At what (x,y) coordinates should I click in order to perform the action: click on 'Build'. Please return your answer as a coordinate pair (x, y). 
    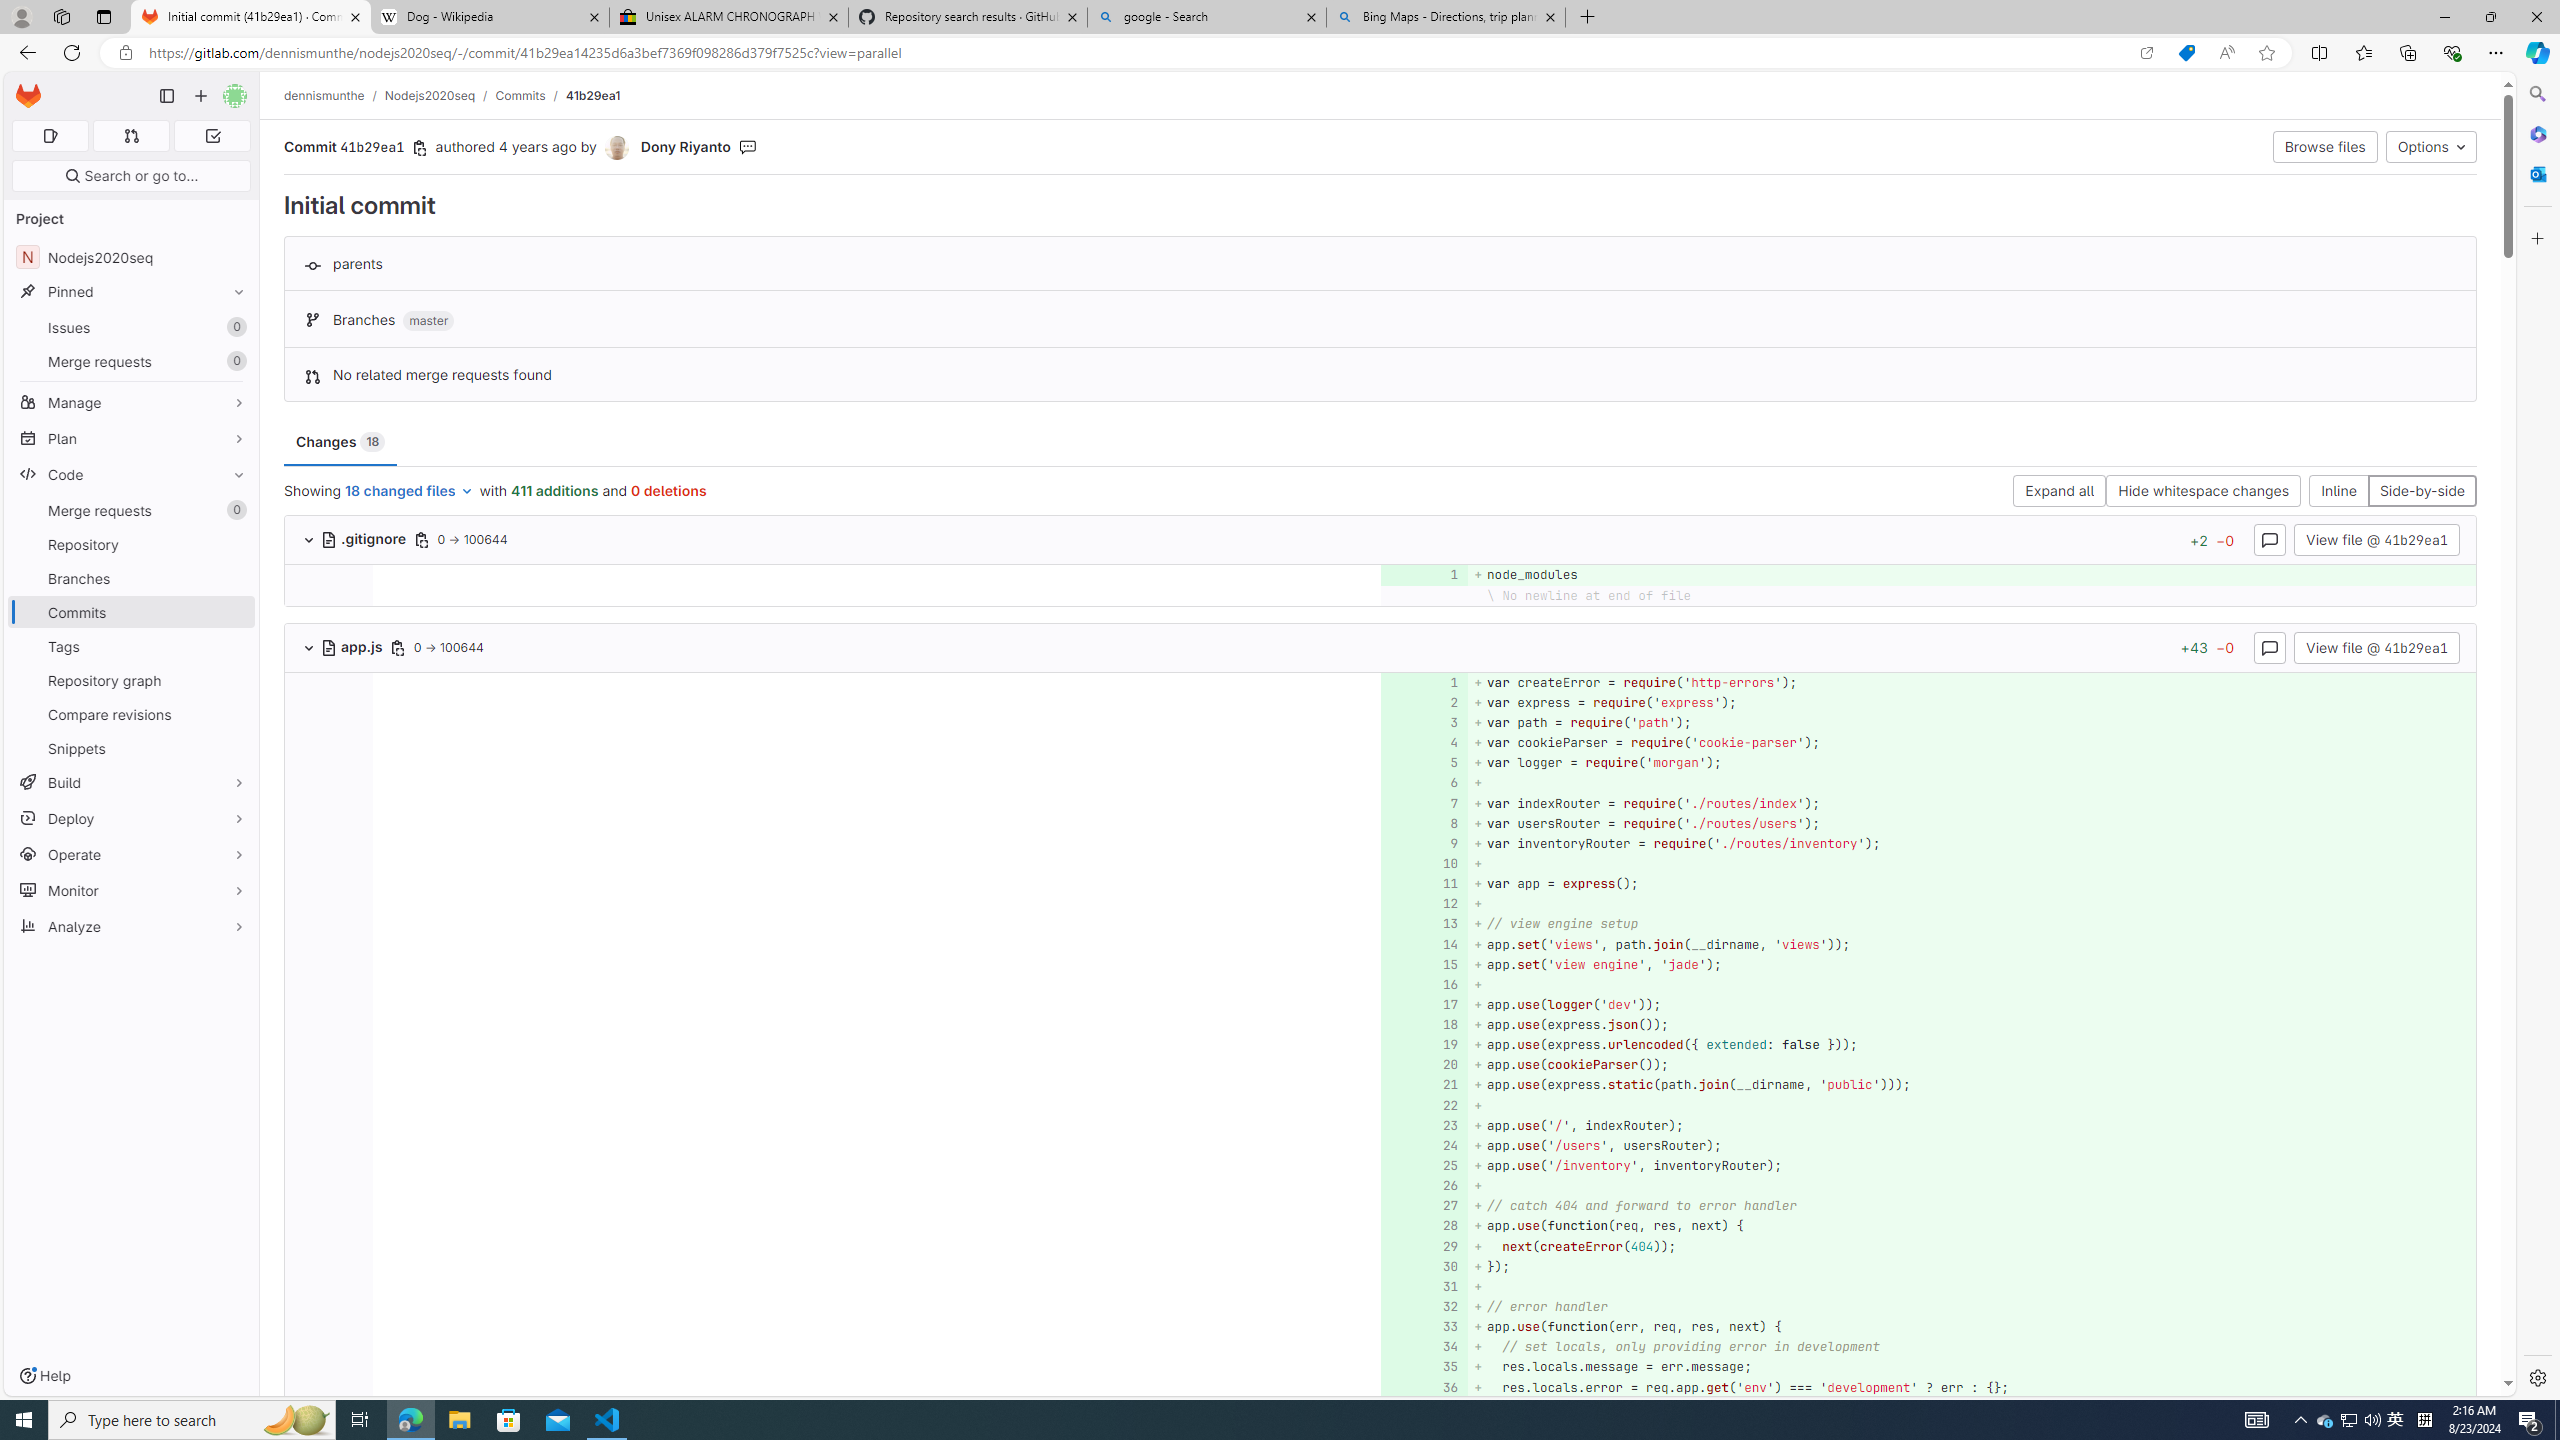
    Looking at the image, I should click on (130, 781).